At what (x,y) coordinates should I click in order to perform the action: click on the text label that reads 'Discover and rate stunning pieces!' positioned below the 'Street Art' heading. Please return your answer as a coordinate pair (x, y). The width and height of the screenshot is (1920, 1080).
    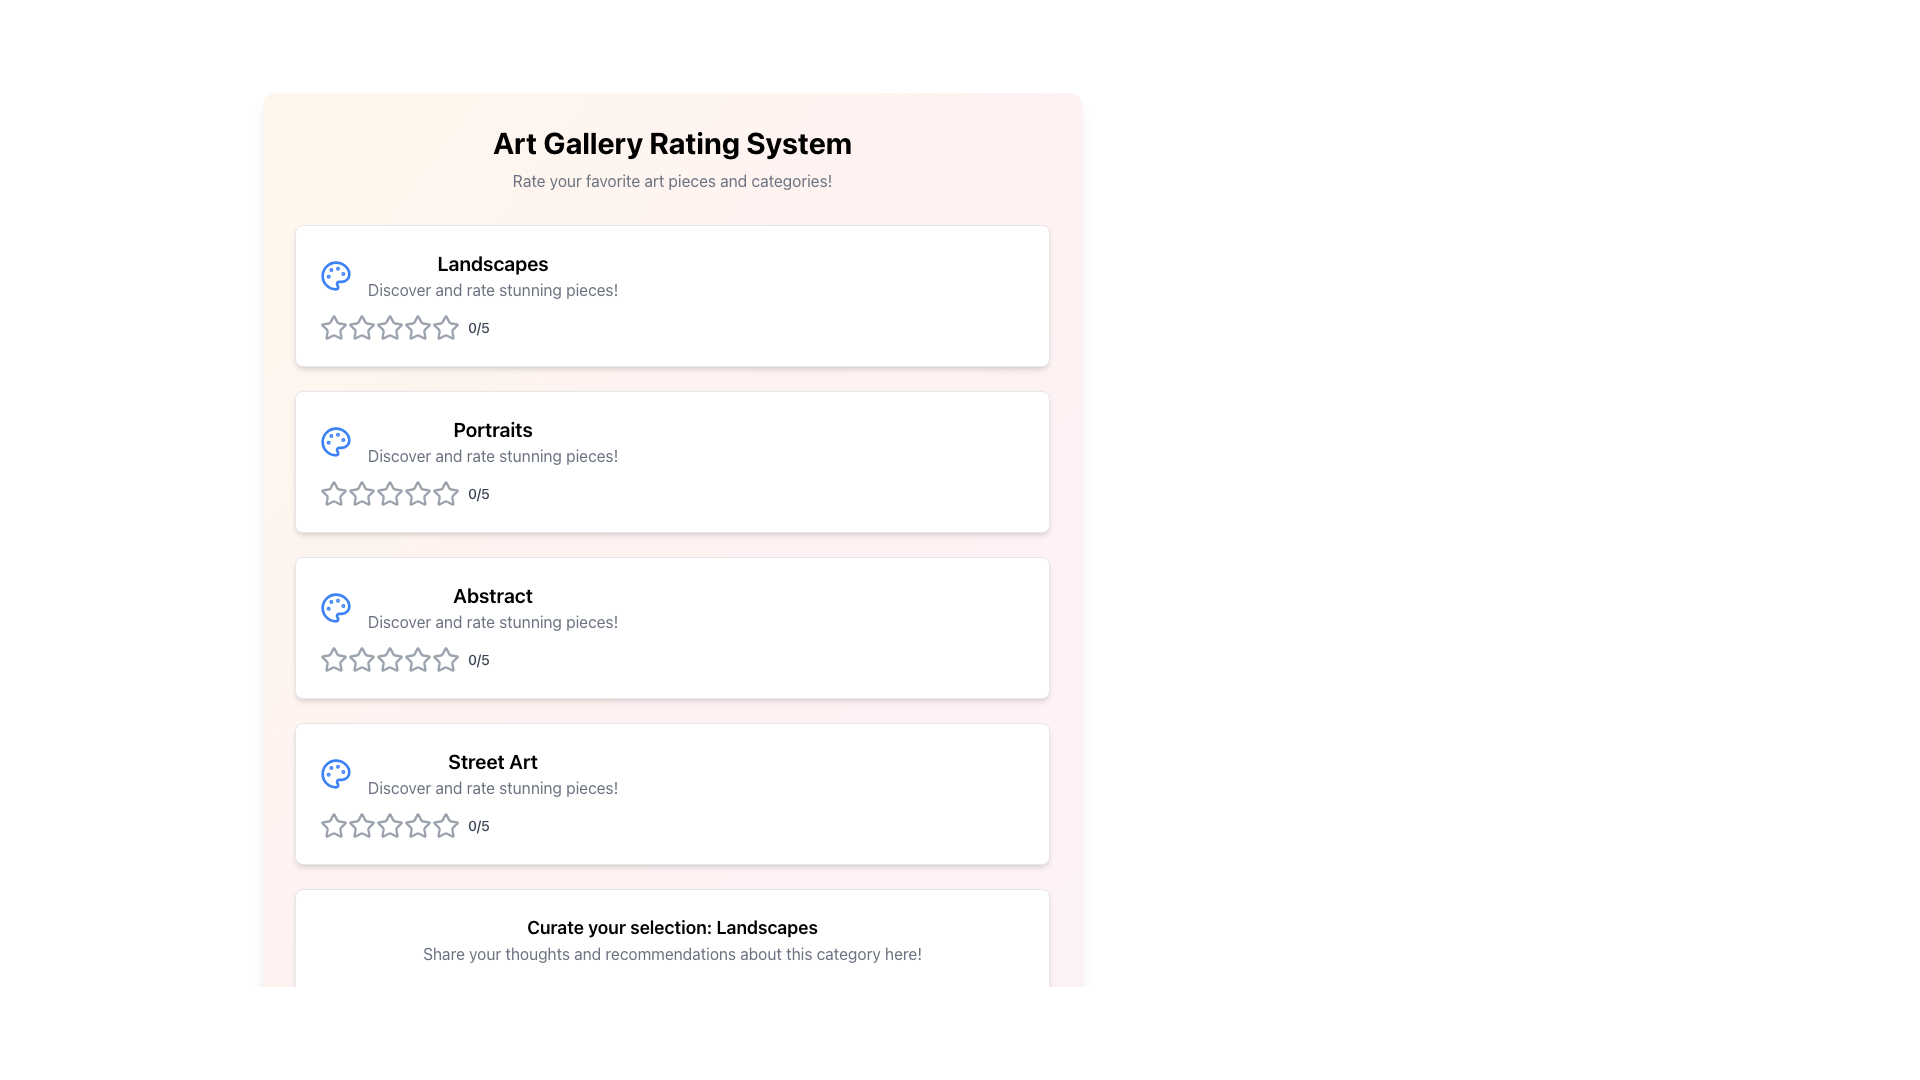
    Looking at the image, I should click on (493, 786).